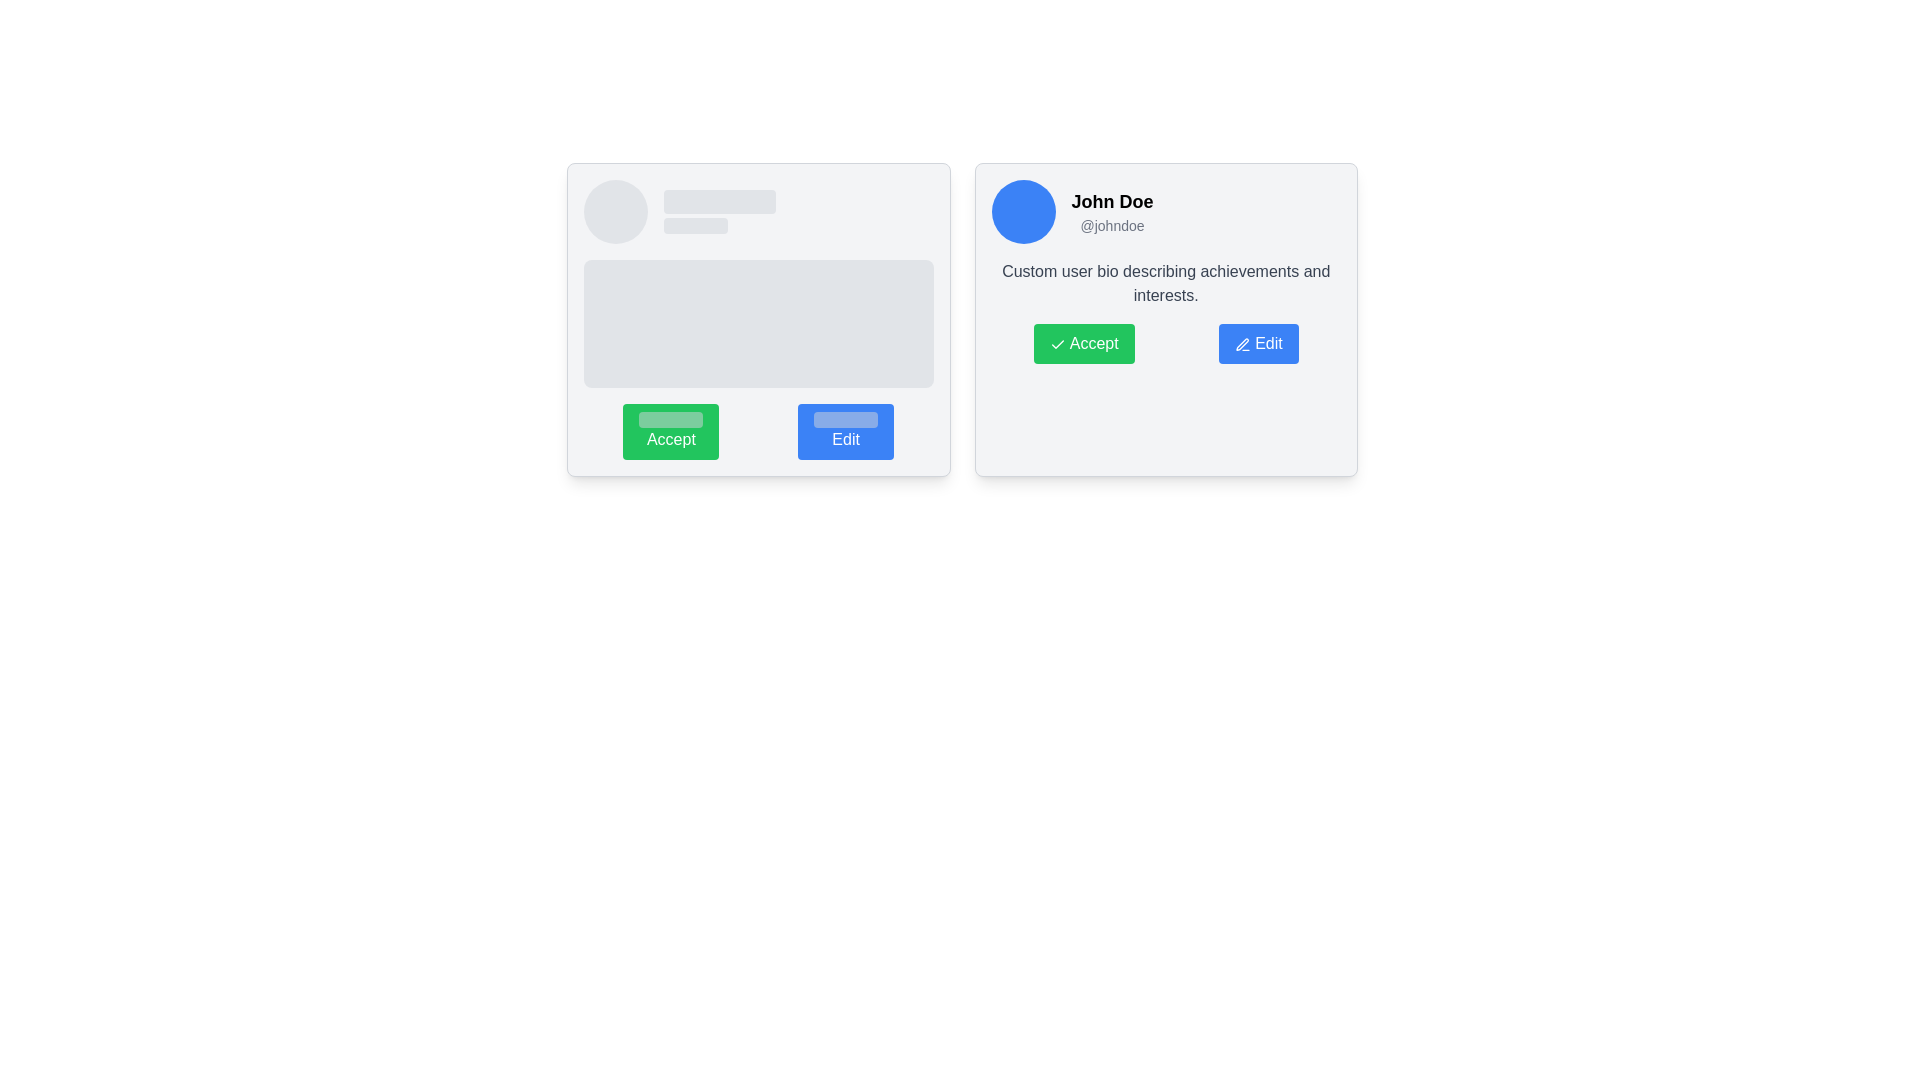 This screenshot has width=1920, height=1080. Describe the element at coordinates (671, 419) in the screenshot. I see `loading placeholder element located inside the green 'Accept' button, which has a light gray background and rounded corners` at that location.